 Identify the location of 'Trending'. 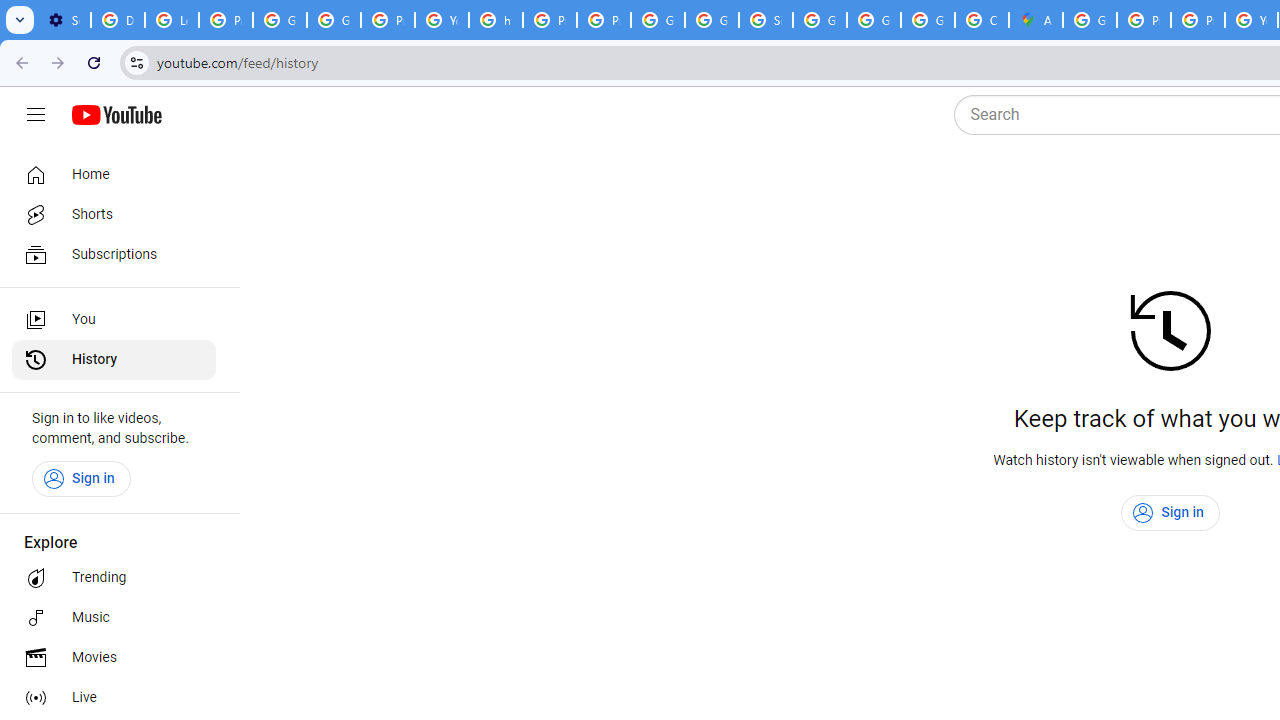
(112, 578).